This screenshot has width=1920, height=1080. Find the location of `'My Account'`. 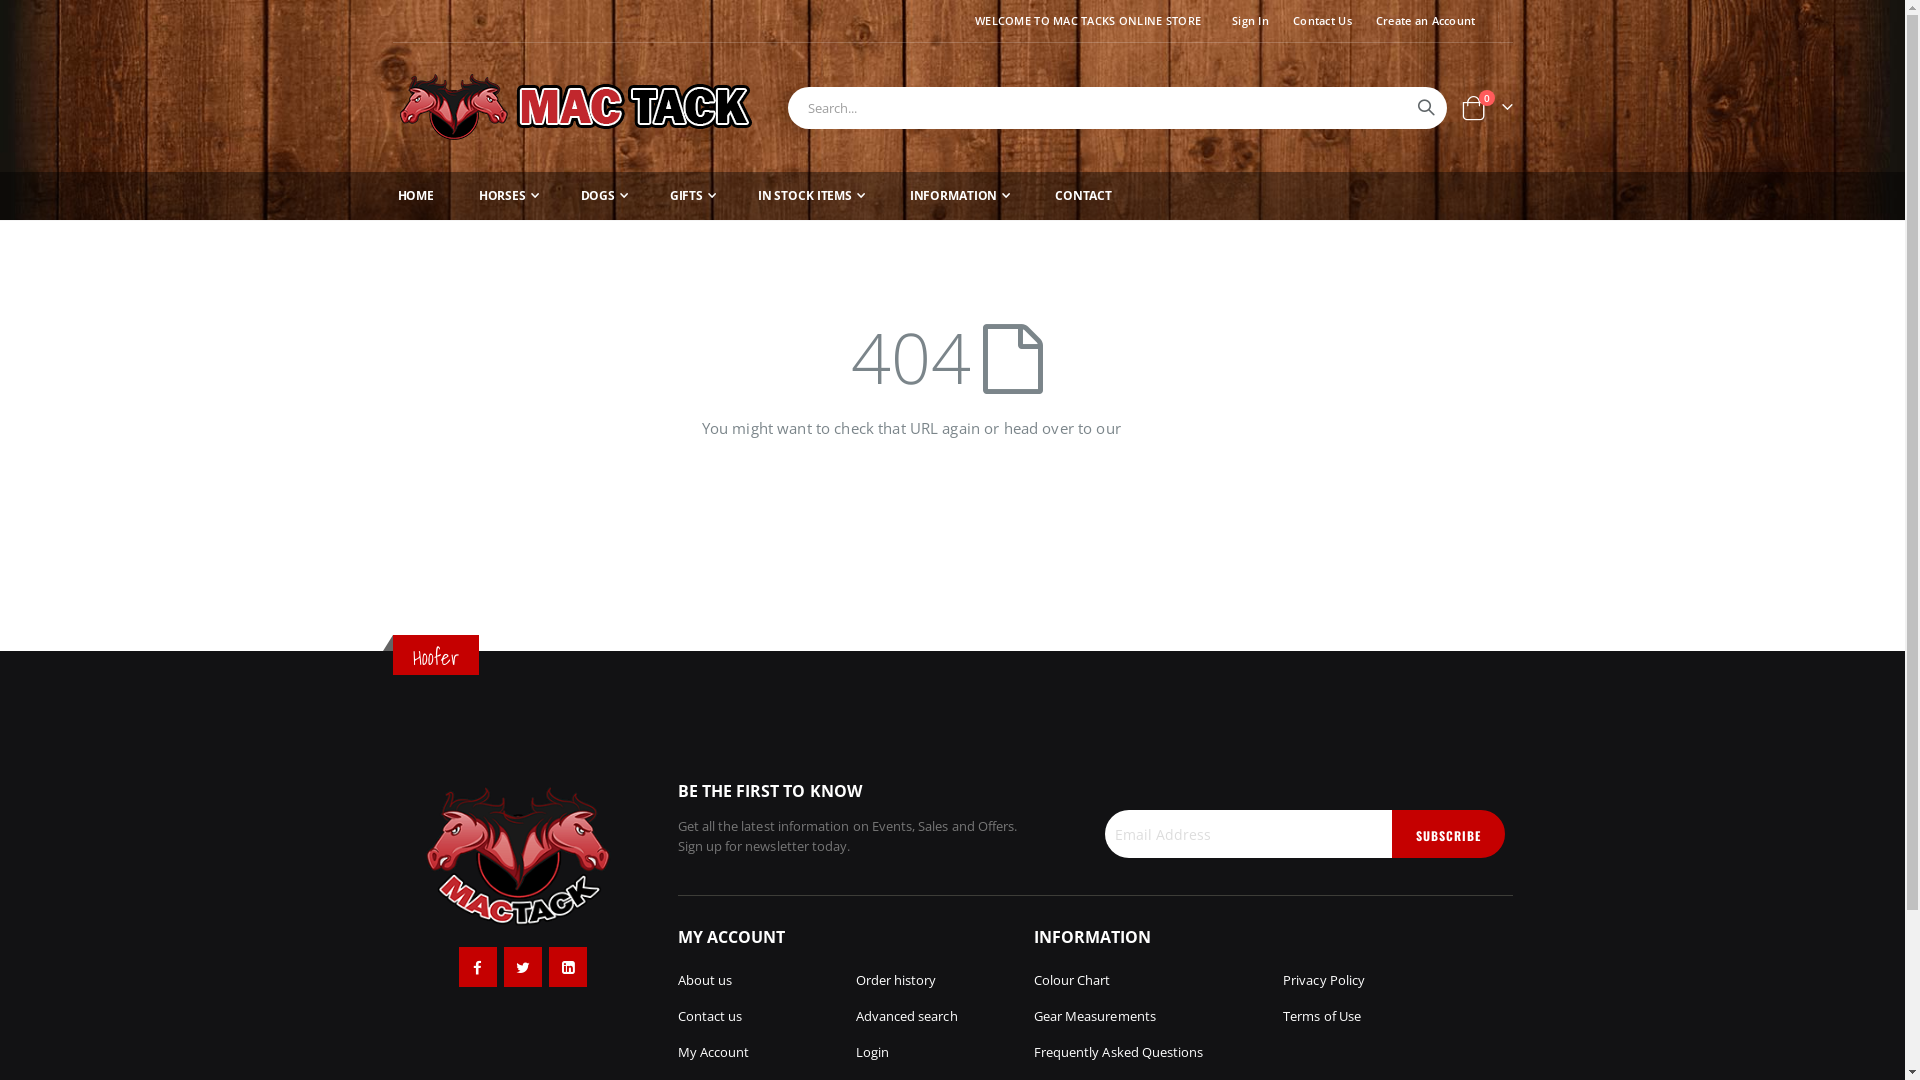

'My Account' is located at coordinates (714, 1051).